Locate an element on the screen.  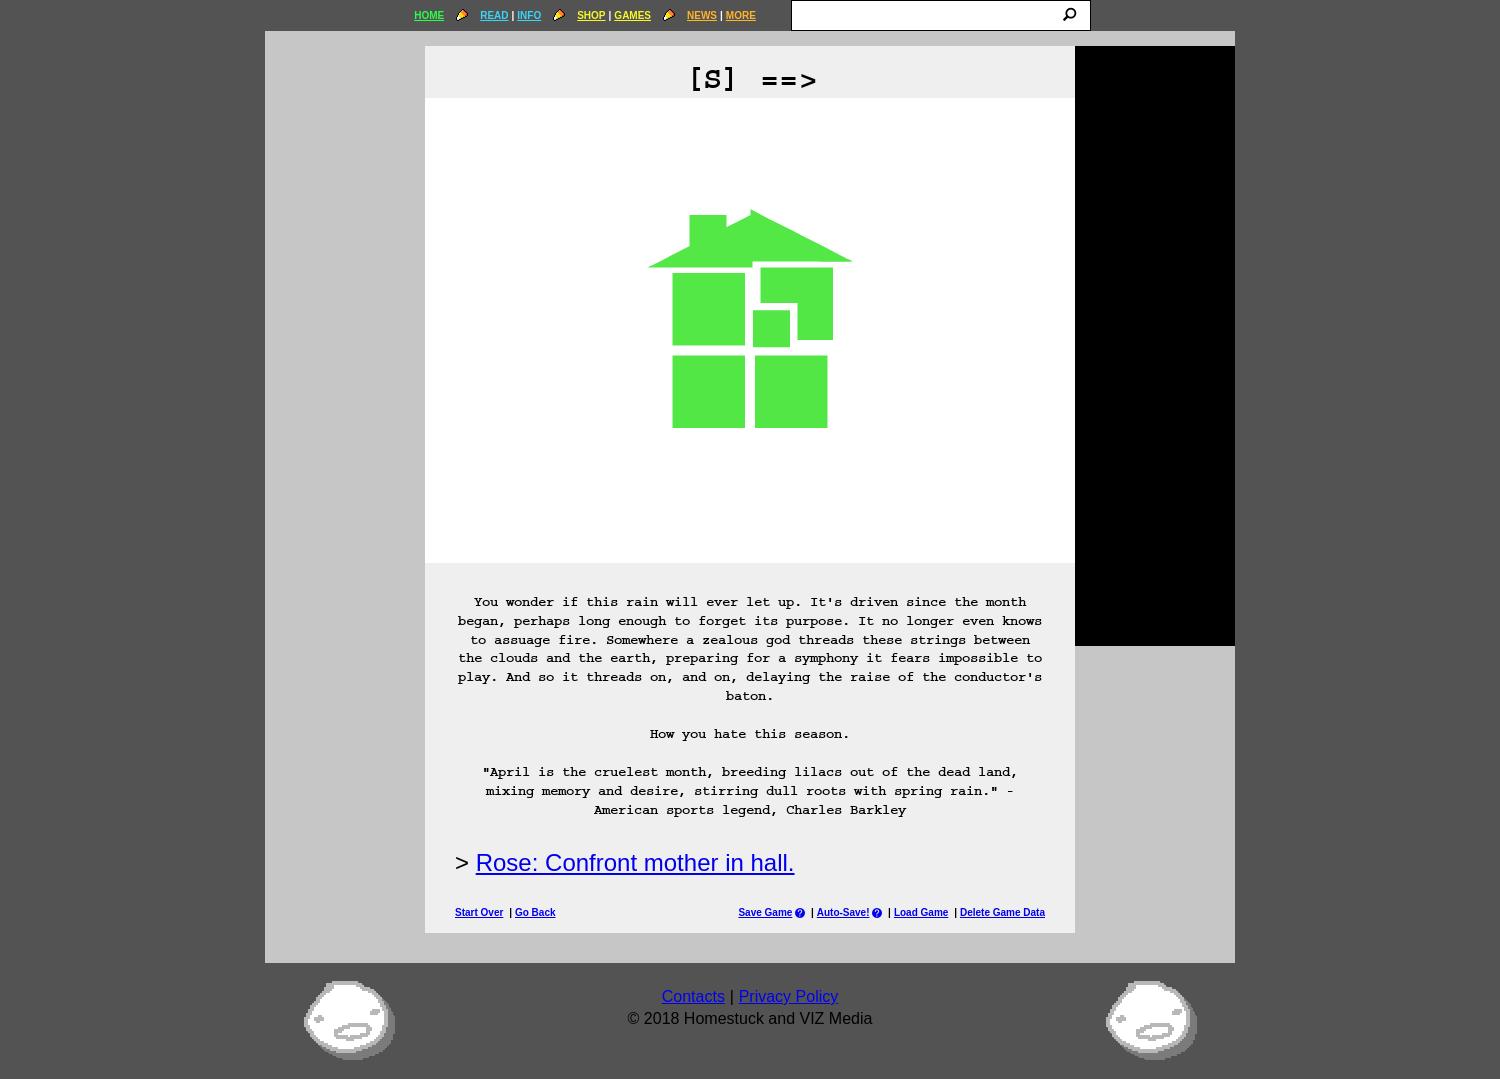
'>' is located at coordinates (461, 862).